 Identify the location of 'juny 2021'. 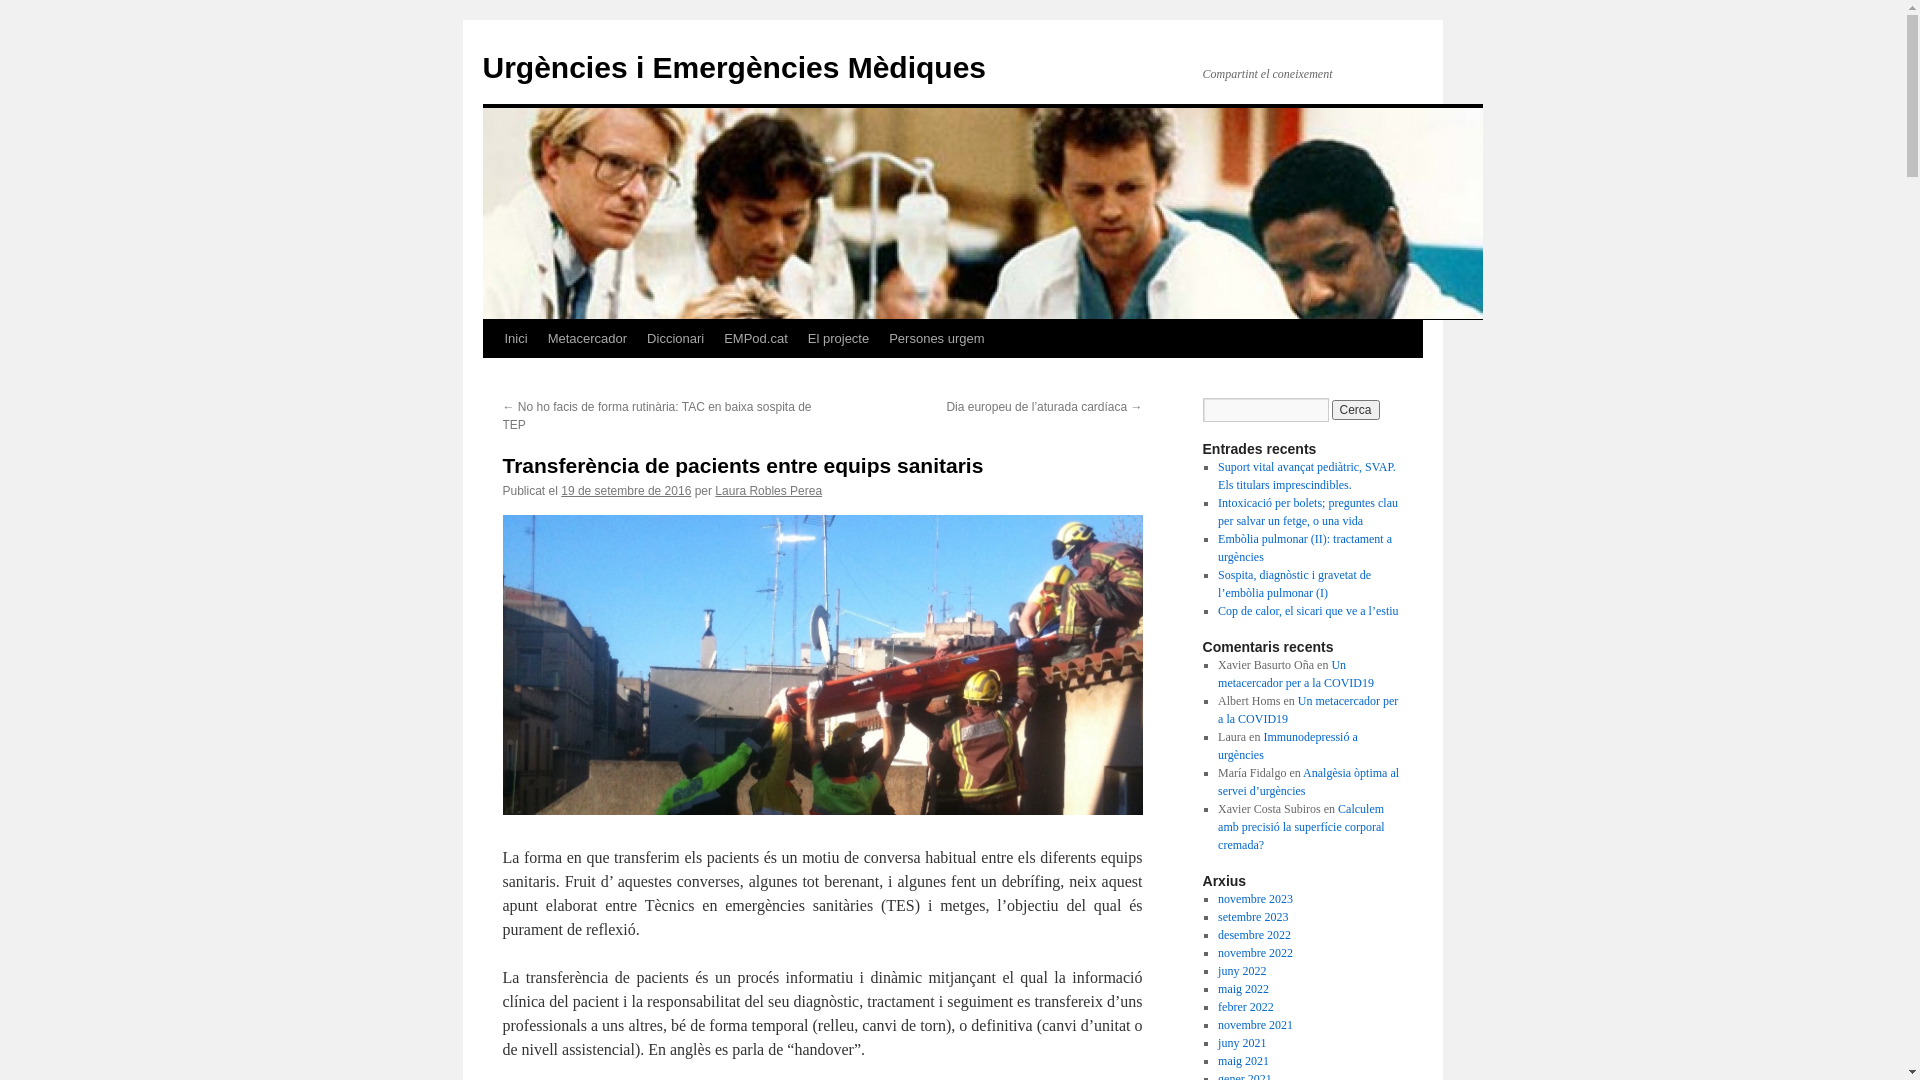
(1241, 1041).